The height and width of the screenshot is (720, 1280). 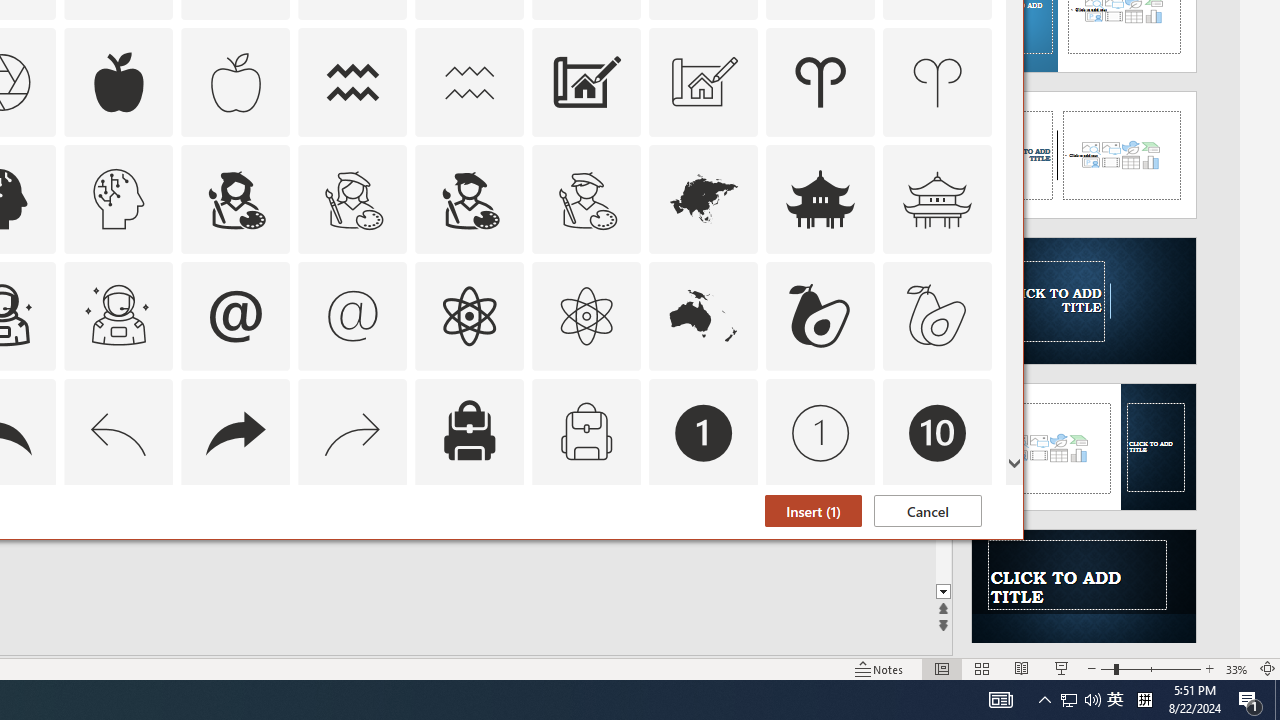 I want to click on 'AutomationID: Icons_AsianTemple_M', so click(x=937, y=198).